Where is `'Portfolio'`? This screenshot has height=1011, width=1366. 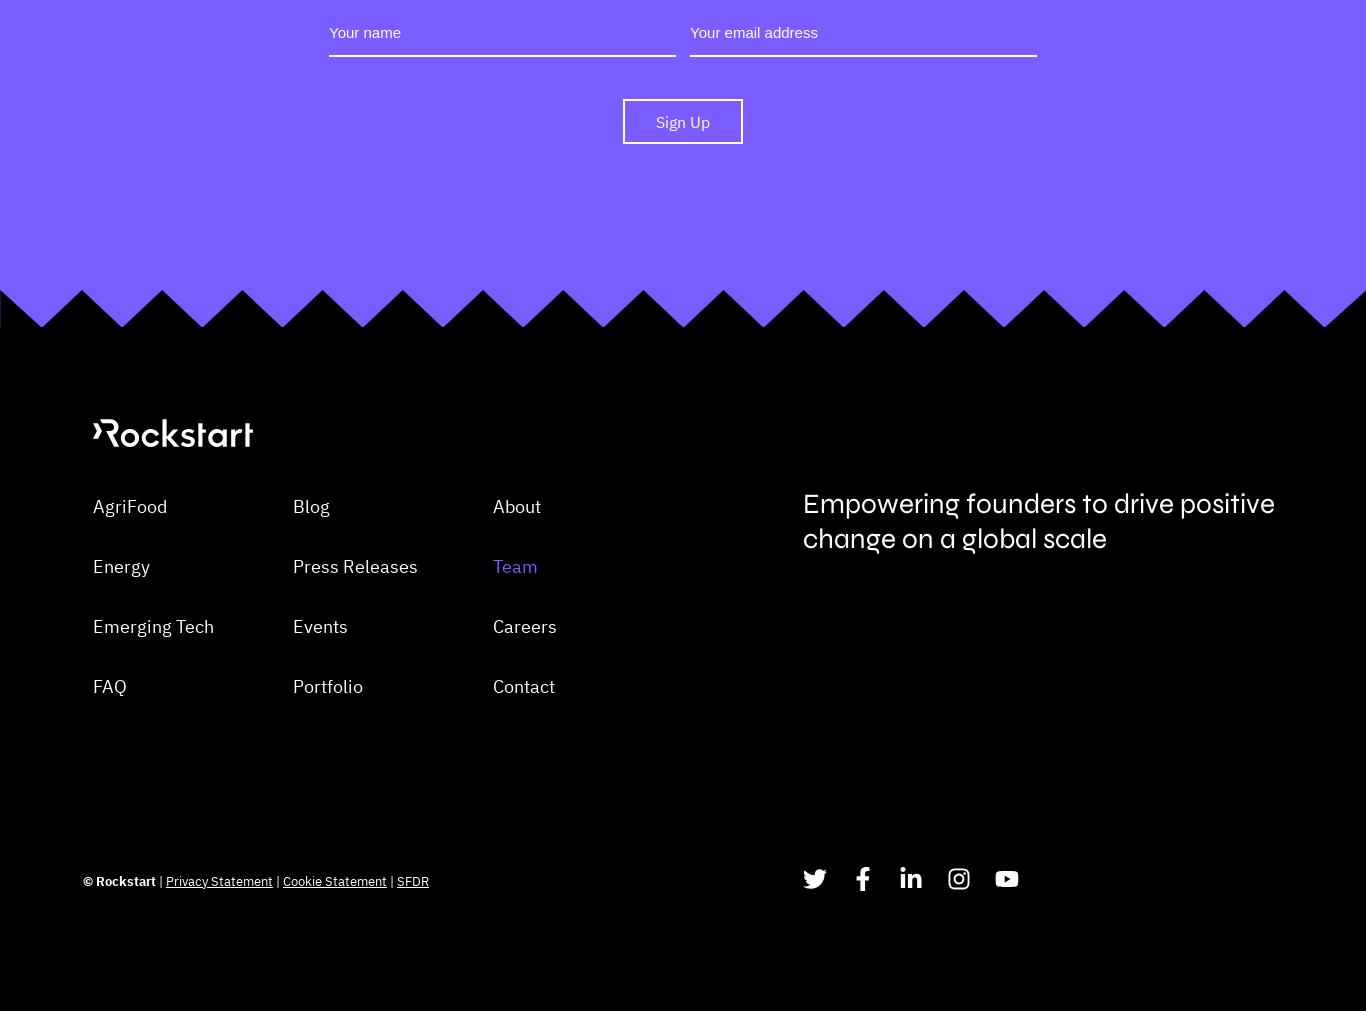
'Portfolio' is located at coordinates (327, 784).